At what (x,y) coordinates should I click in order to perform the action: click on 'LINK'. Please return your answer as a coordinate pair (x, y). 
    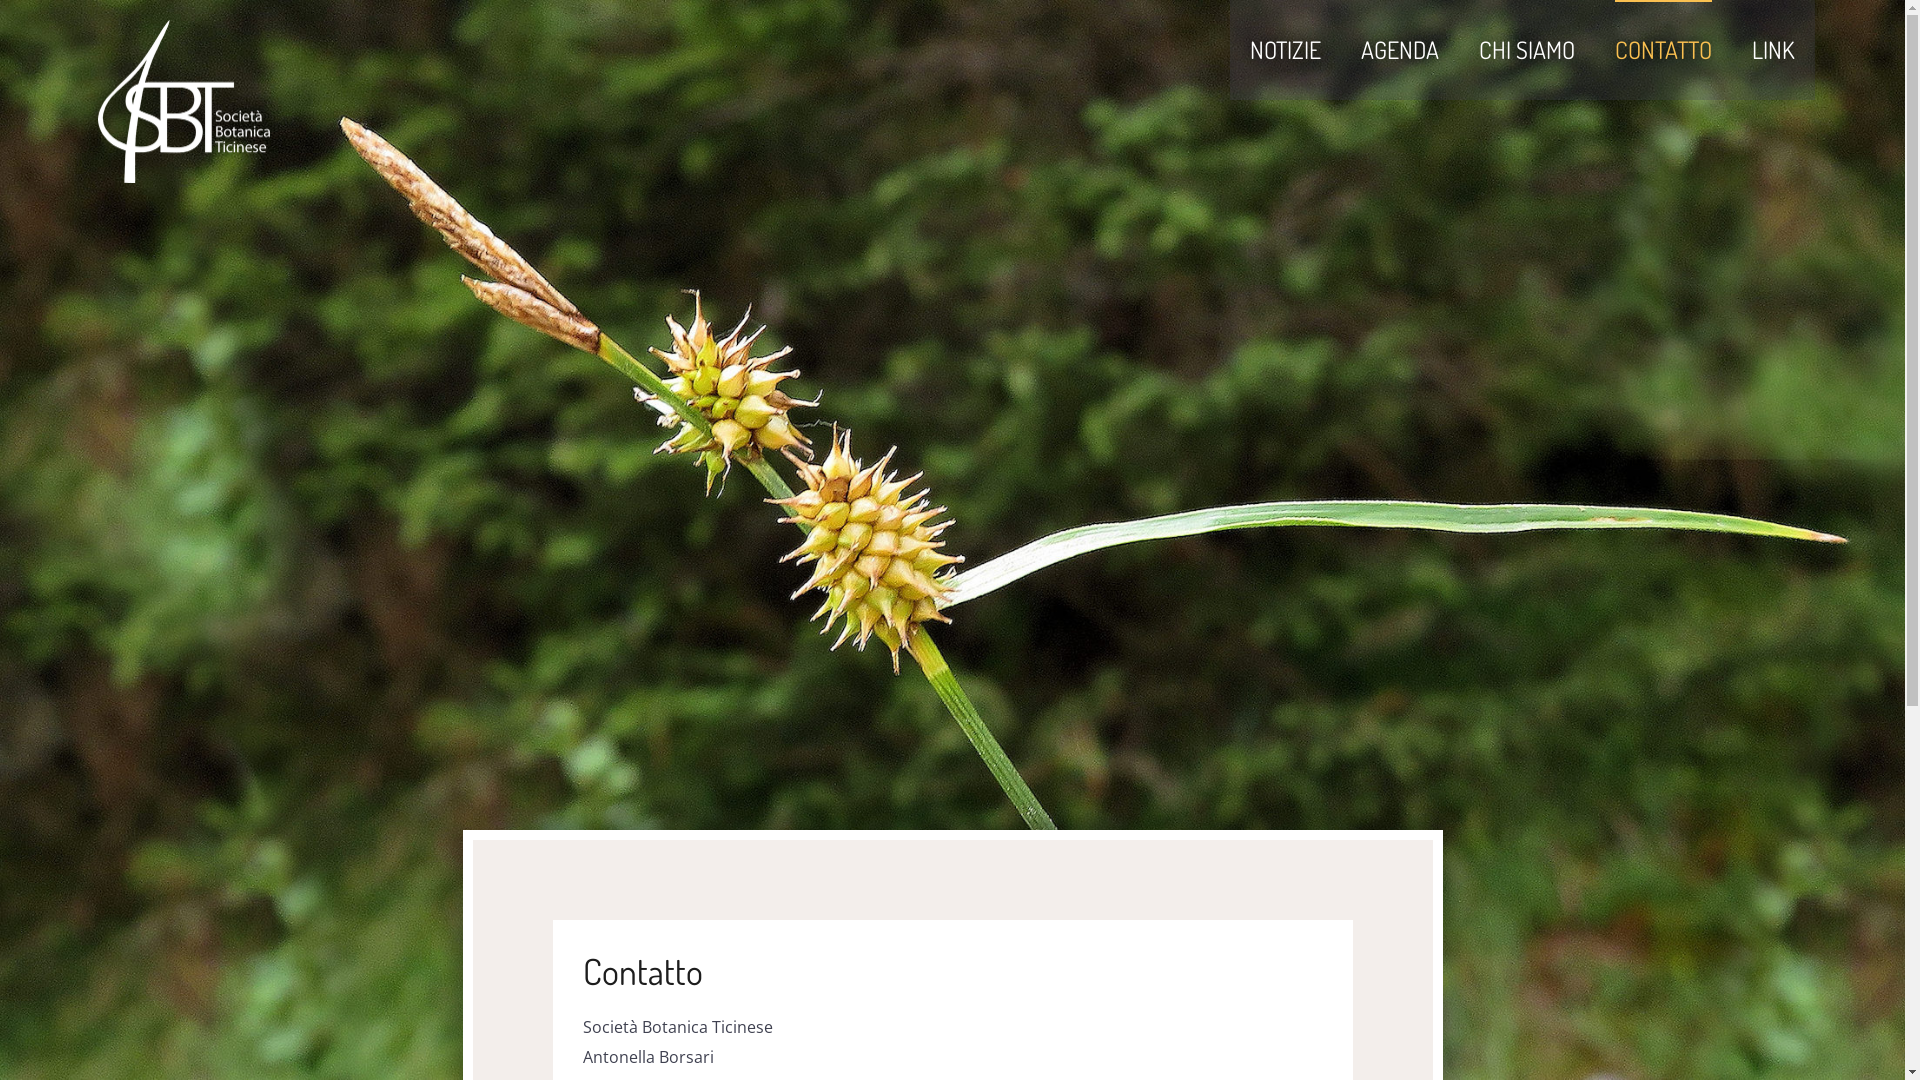
    Looking at the image, I should click on (1751, 49).